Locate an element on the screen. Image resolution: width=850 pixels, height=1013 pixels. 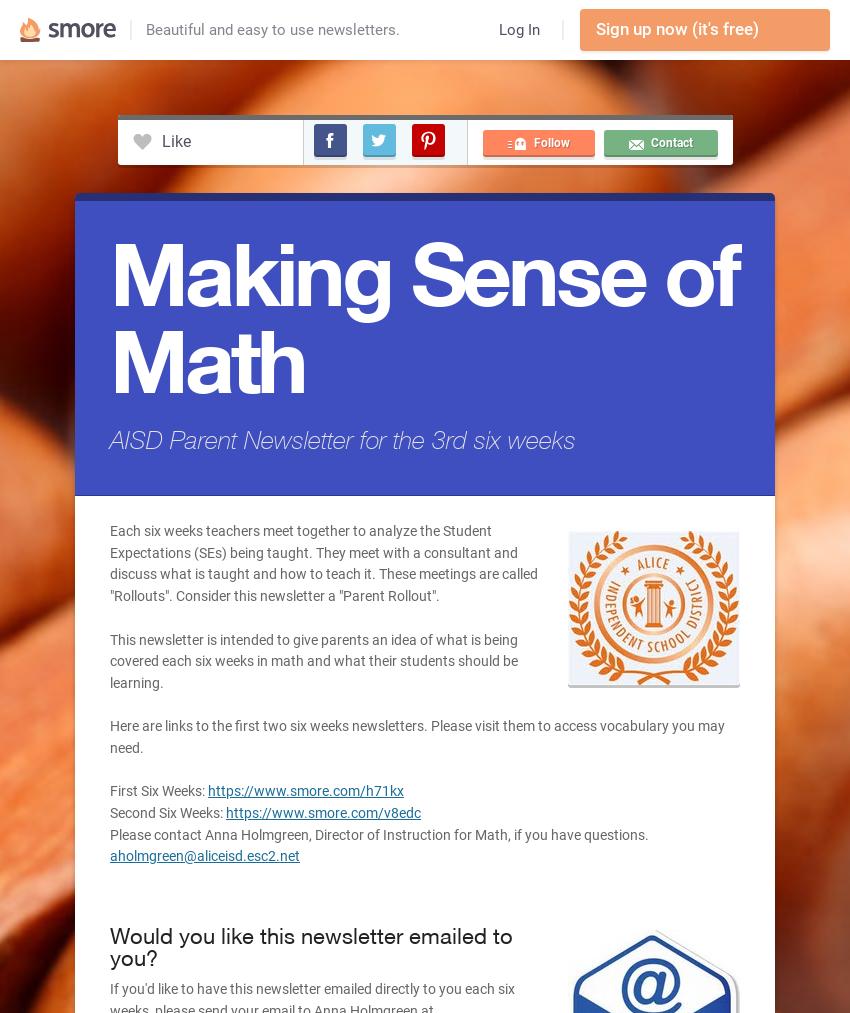
'Please contact Anna Holmgreen, Director of Instruction for Math, if you have questions.' is located at coordinates (108, 833).